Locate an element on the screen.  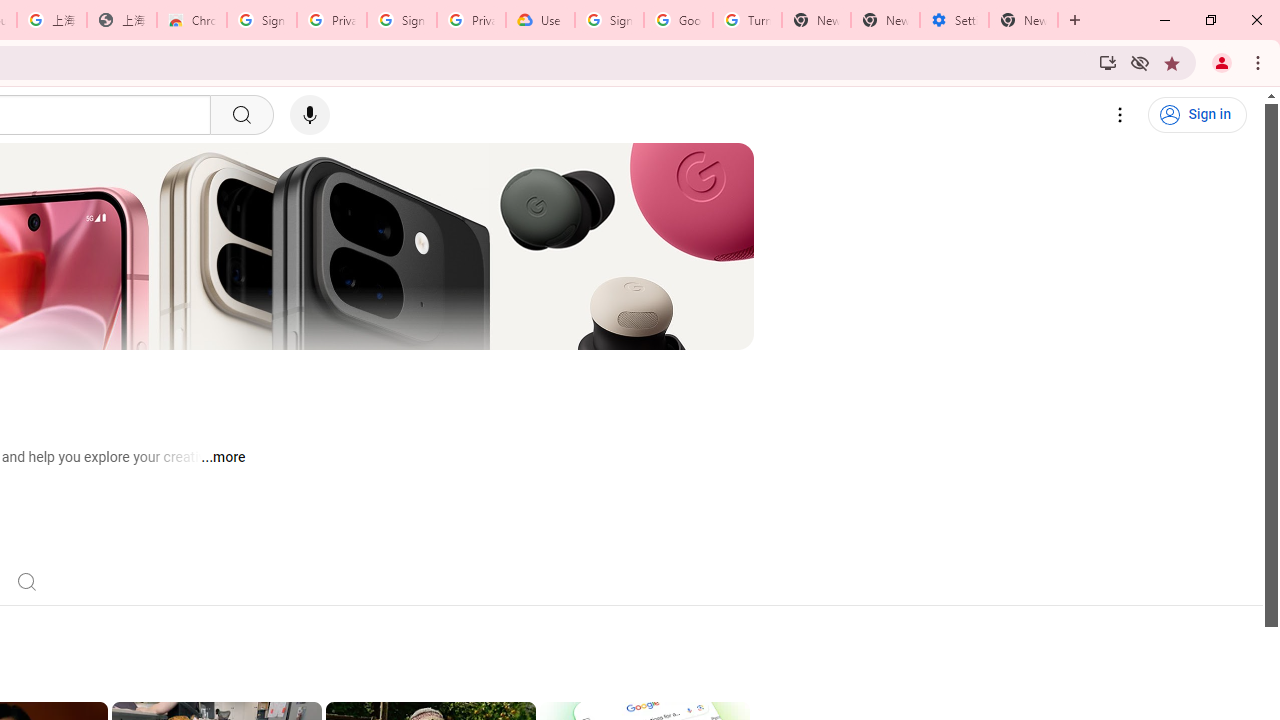
'Chrome Web Store - Color themes by Chrome' is located at coordinates (192, 20).